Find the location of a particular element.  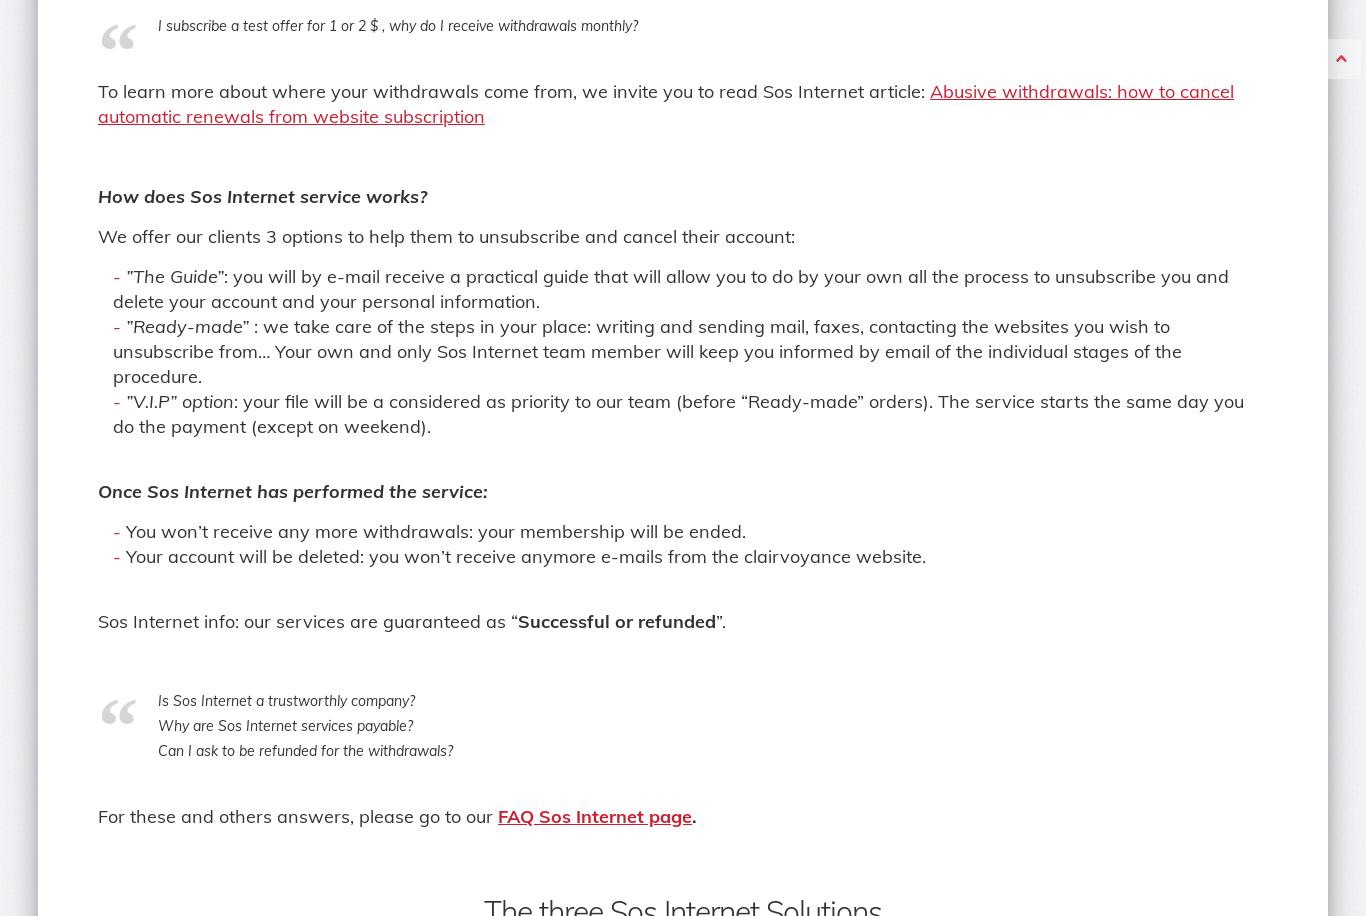

'”The Guide”' is located at coordinates (173, 276).